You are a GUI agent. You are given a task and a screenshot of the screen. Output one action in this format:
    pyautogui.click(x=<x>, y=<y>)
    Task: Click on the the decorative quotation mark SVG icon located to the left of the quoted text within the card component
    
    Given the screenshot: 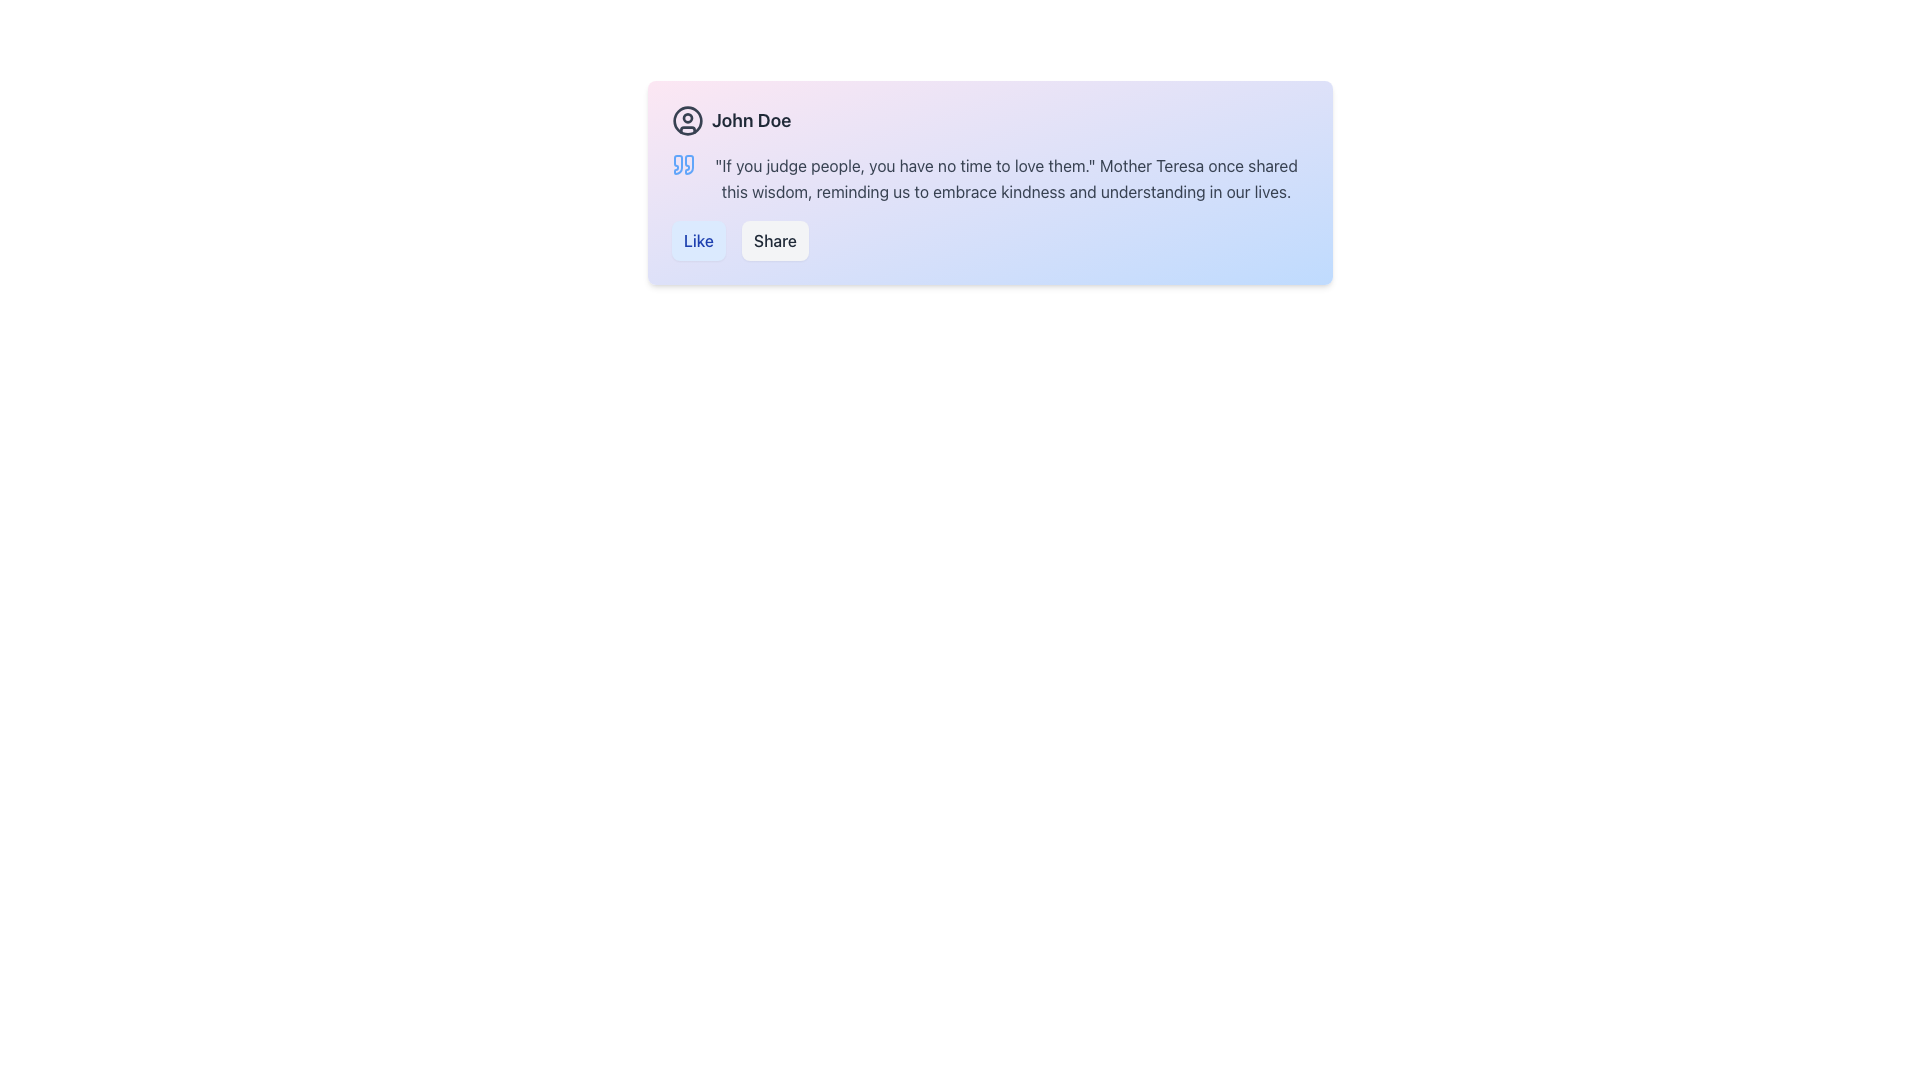 What is the action you would take?
    pyautogui.click(x=684, y=164)
    